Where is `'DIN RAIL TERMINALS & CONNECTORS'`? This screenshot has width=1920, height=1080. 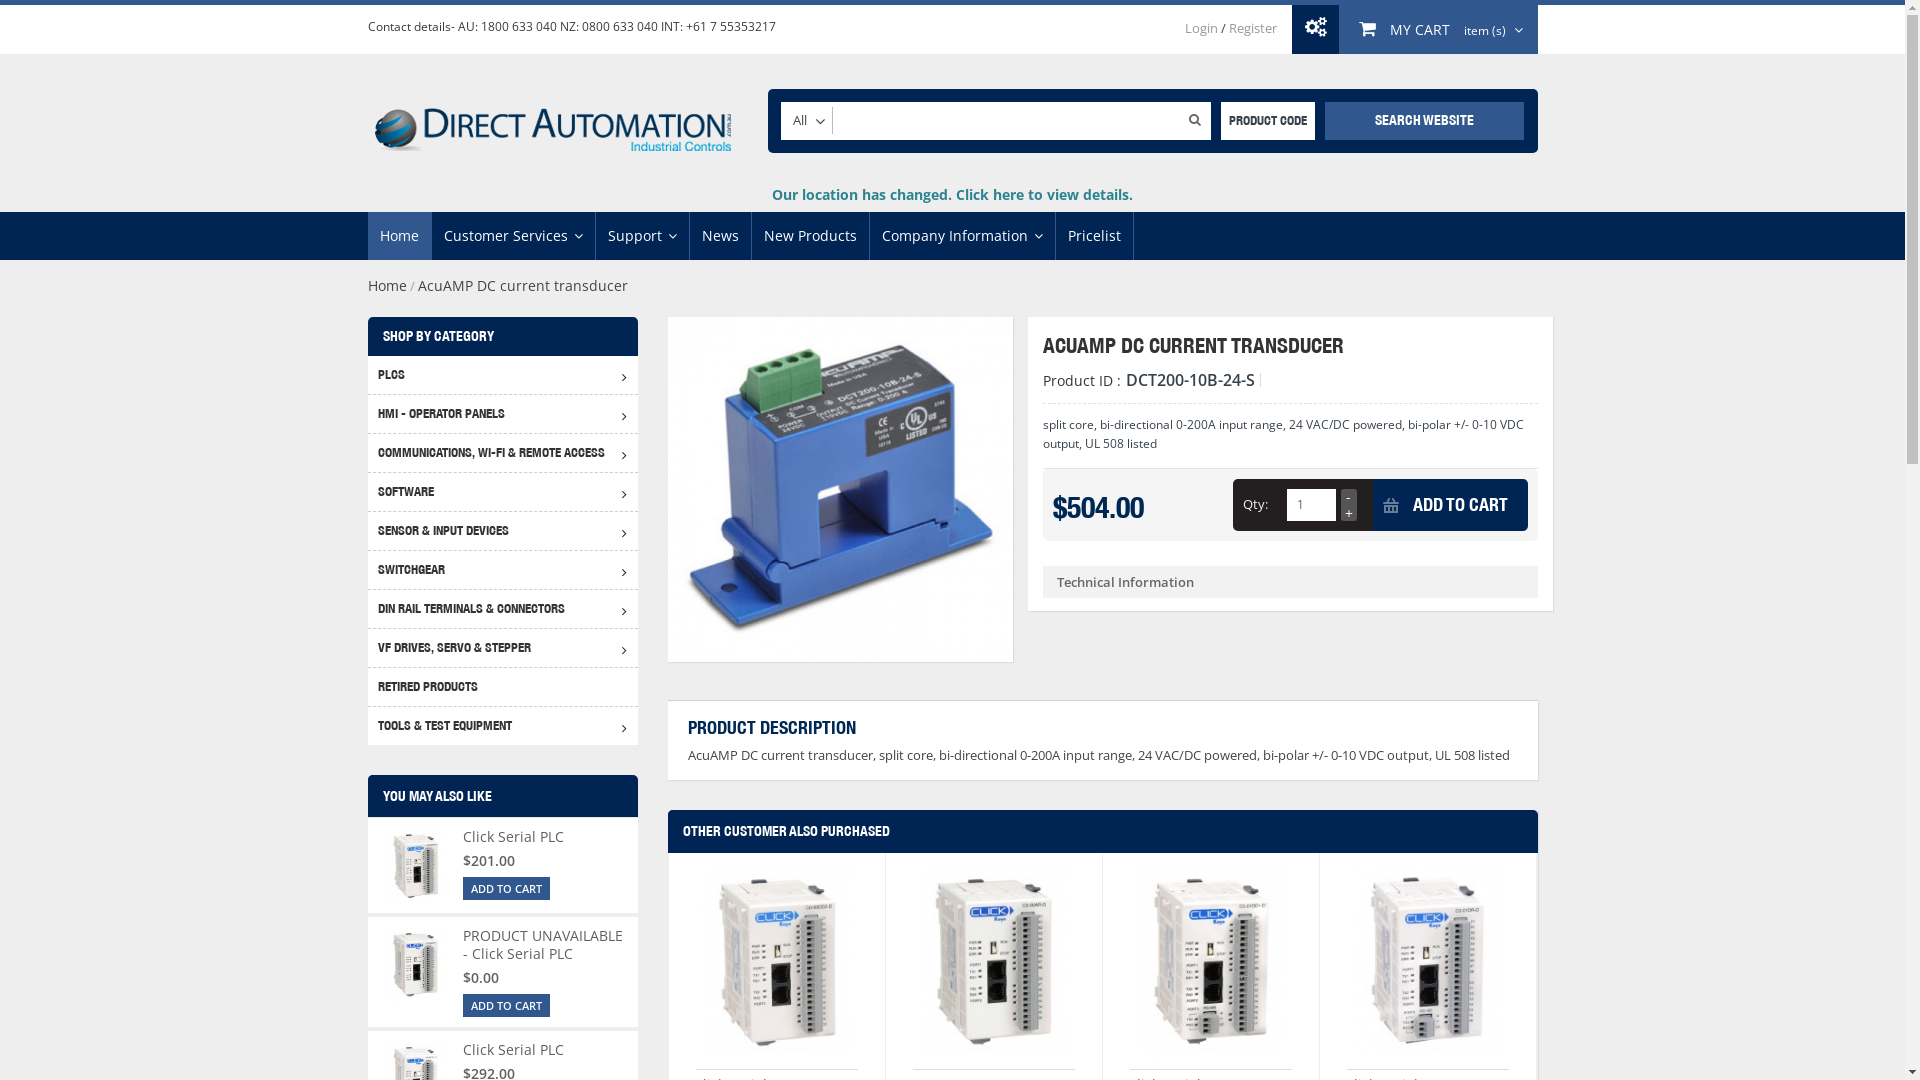
'DIN RAIL TERMINALS & CONNECTORS' is located at coordinates (503, 607).